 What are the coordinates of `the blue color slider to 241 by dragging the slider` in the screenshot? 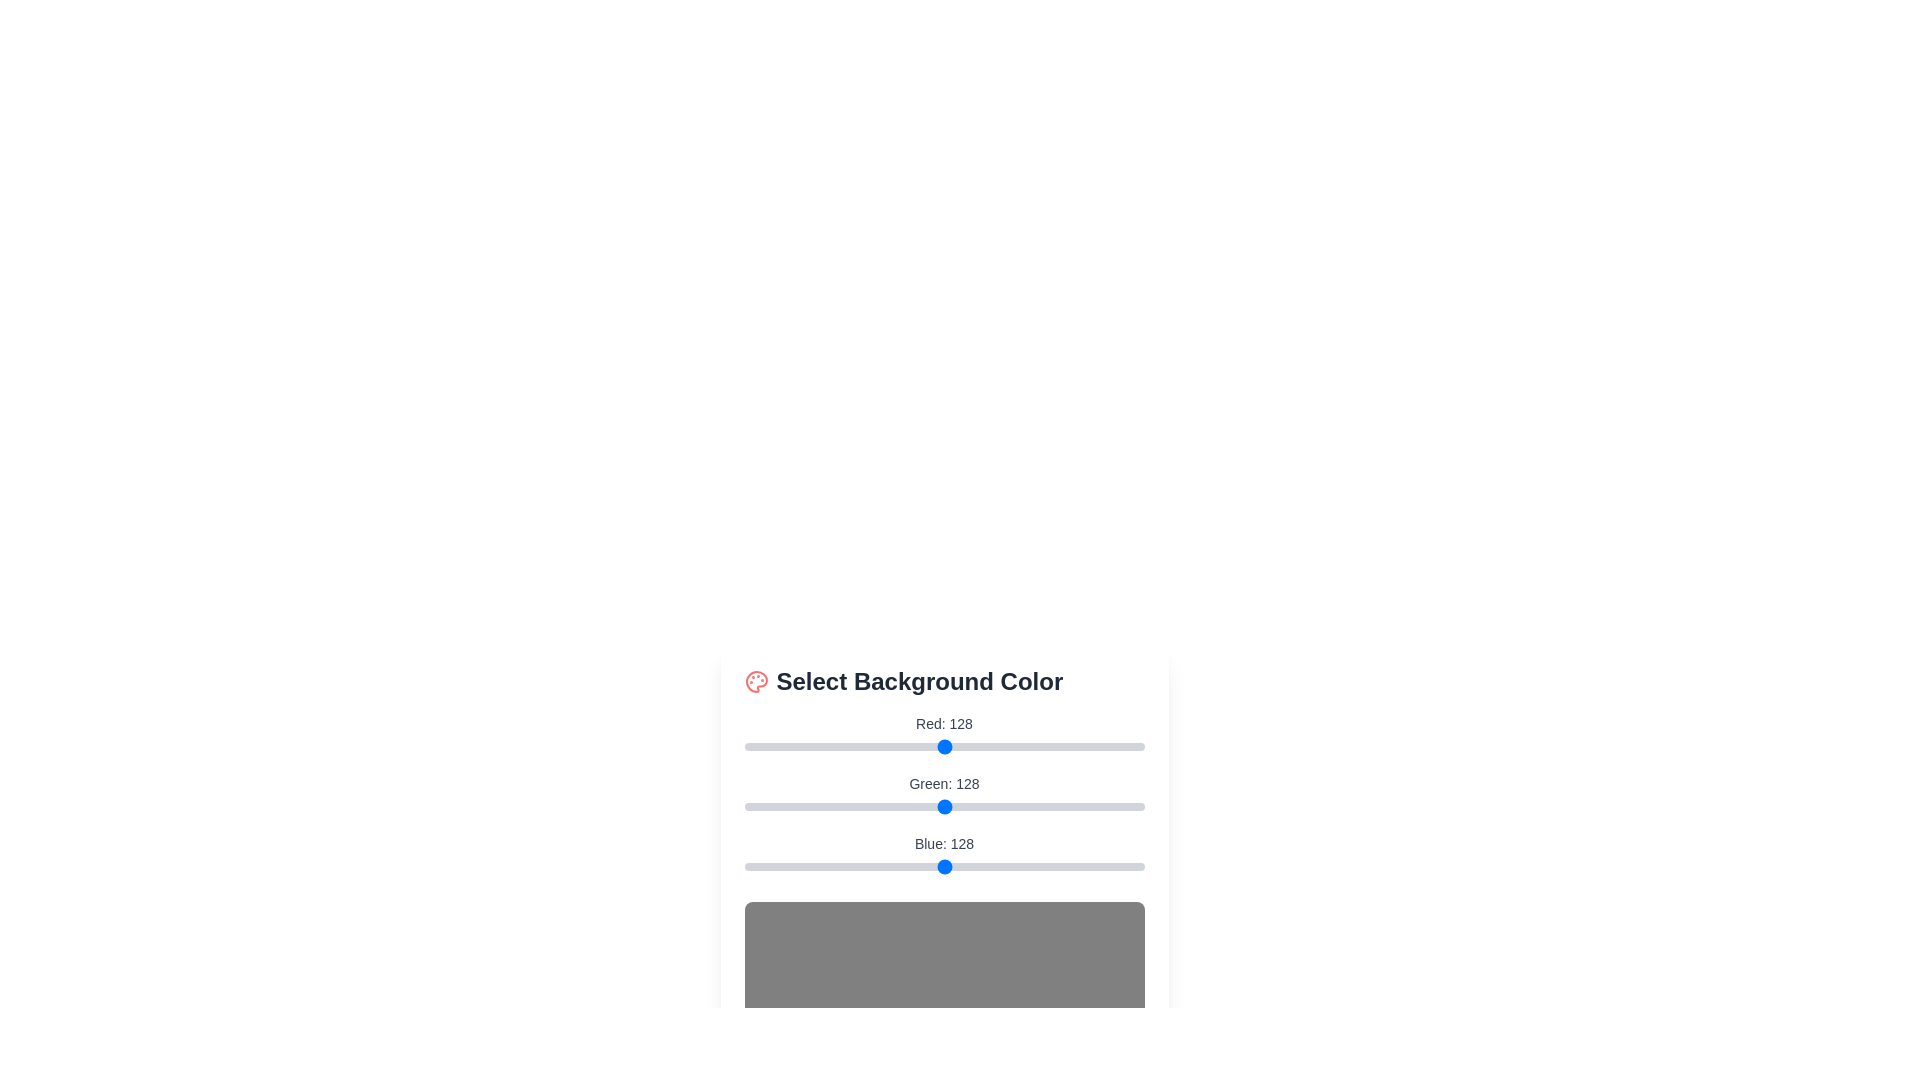 It's located at (1122, 866).